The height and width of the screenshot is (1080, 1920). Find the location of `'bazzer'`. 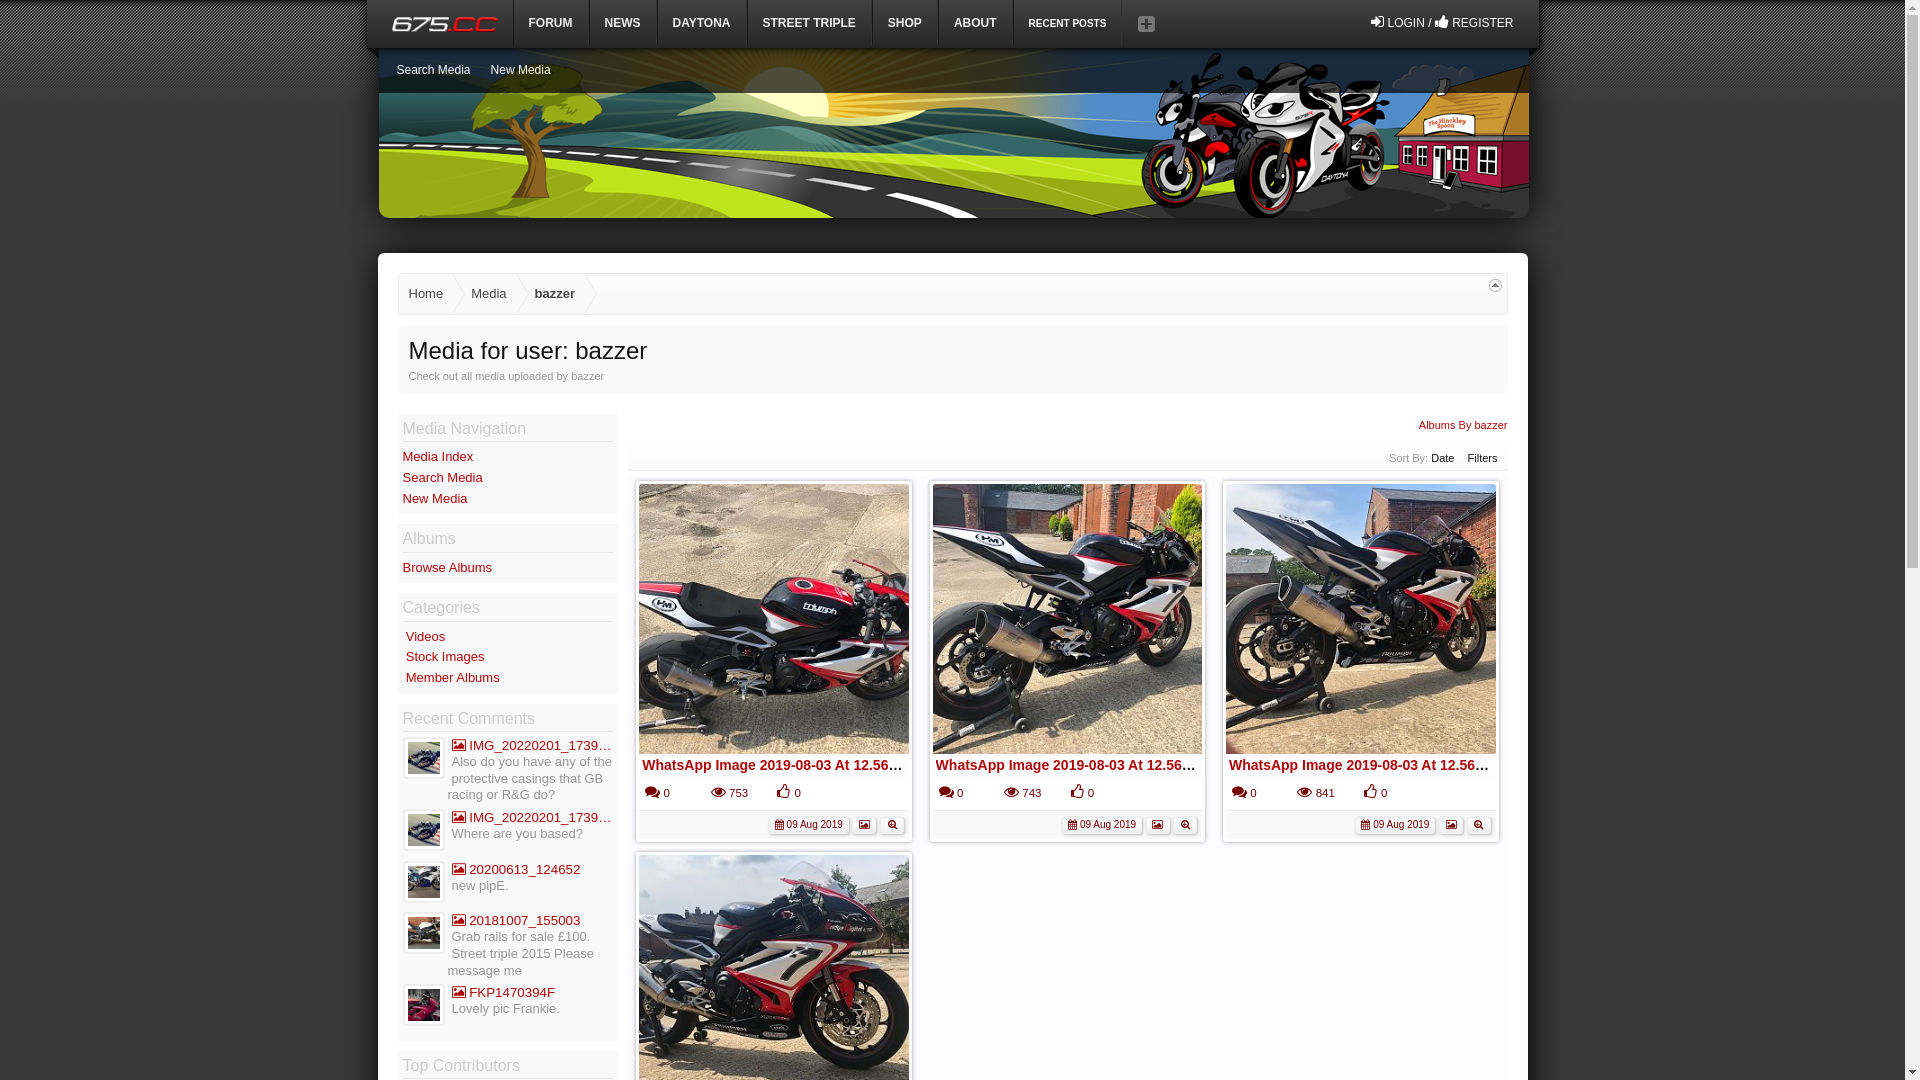

'bazzer' is located at coordinates (551, 294).